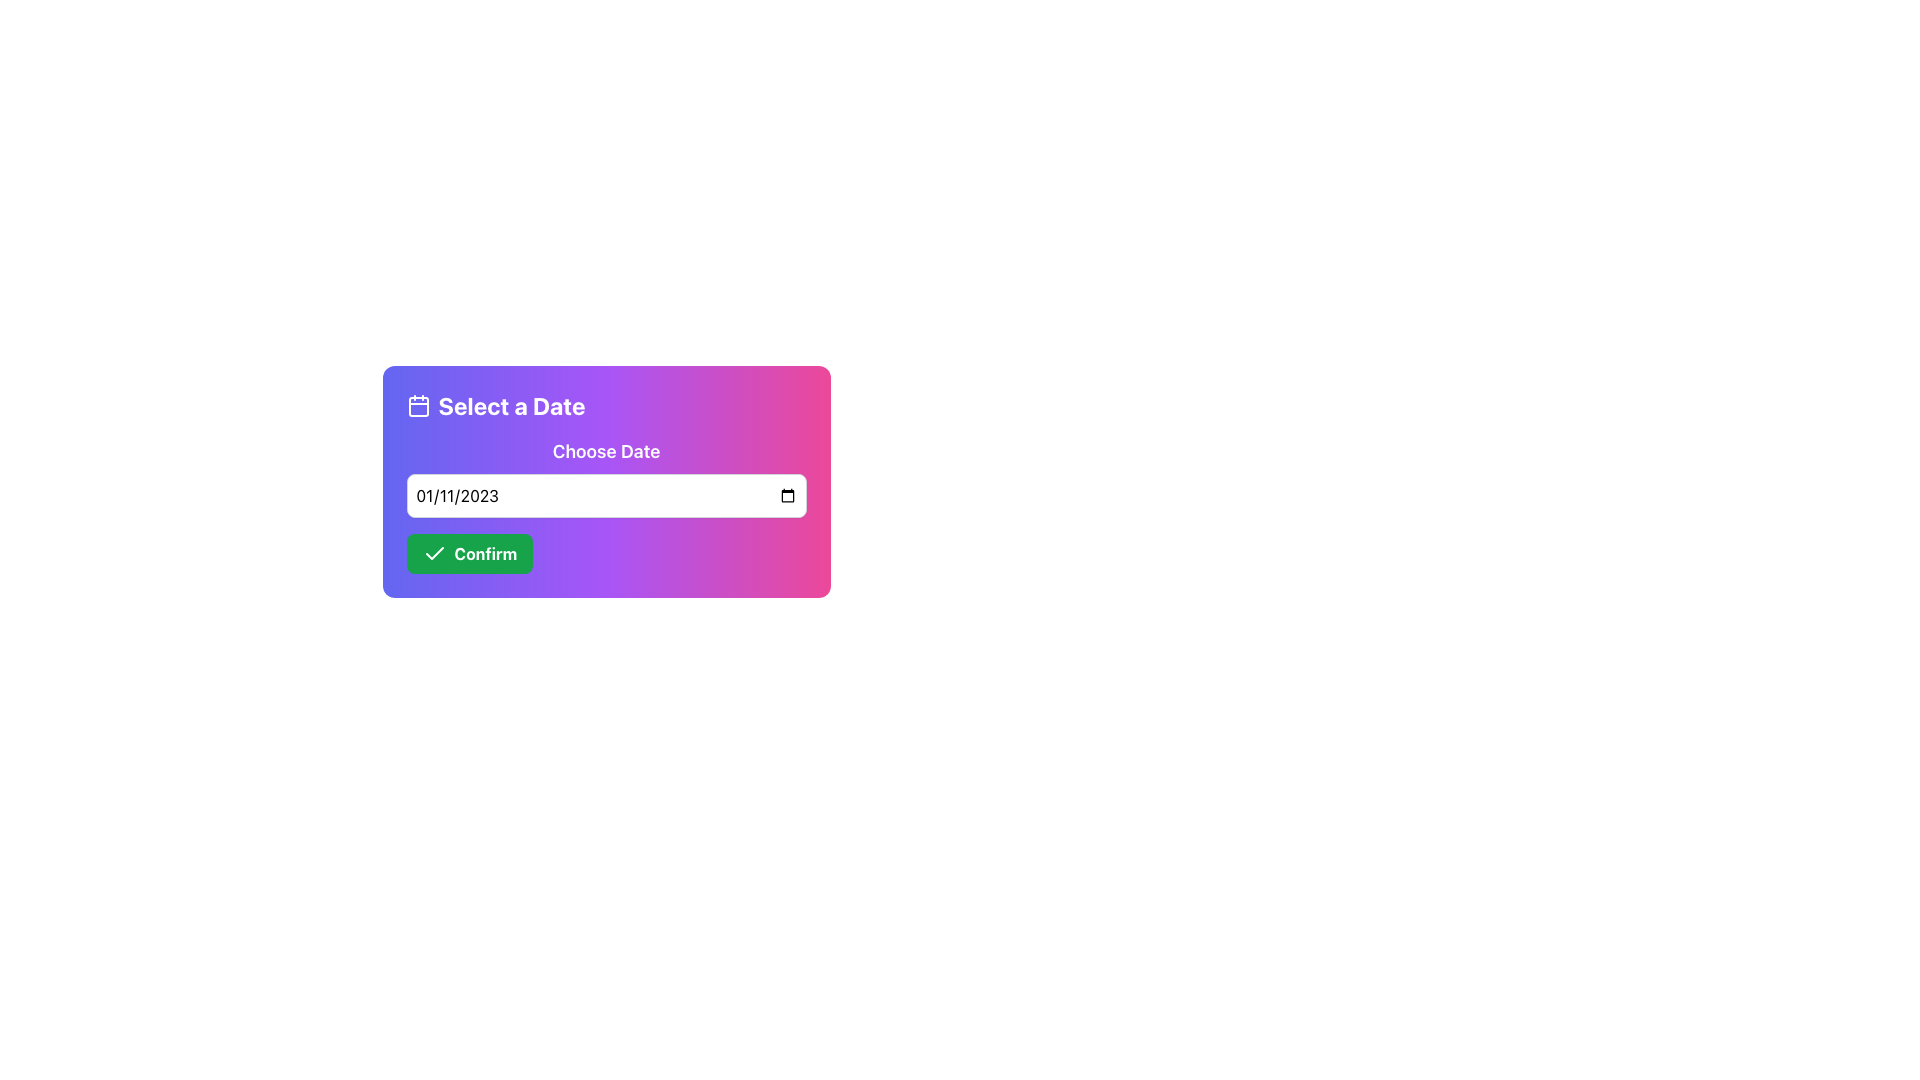 The width and height of the screenshot is (1920, 1080). I want to click on the confirmation button located in the bottom-right part of a card with a gradient background, which submits or finalizes the choices made in the interface above it, so click(468, 554).